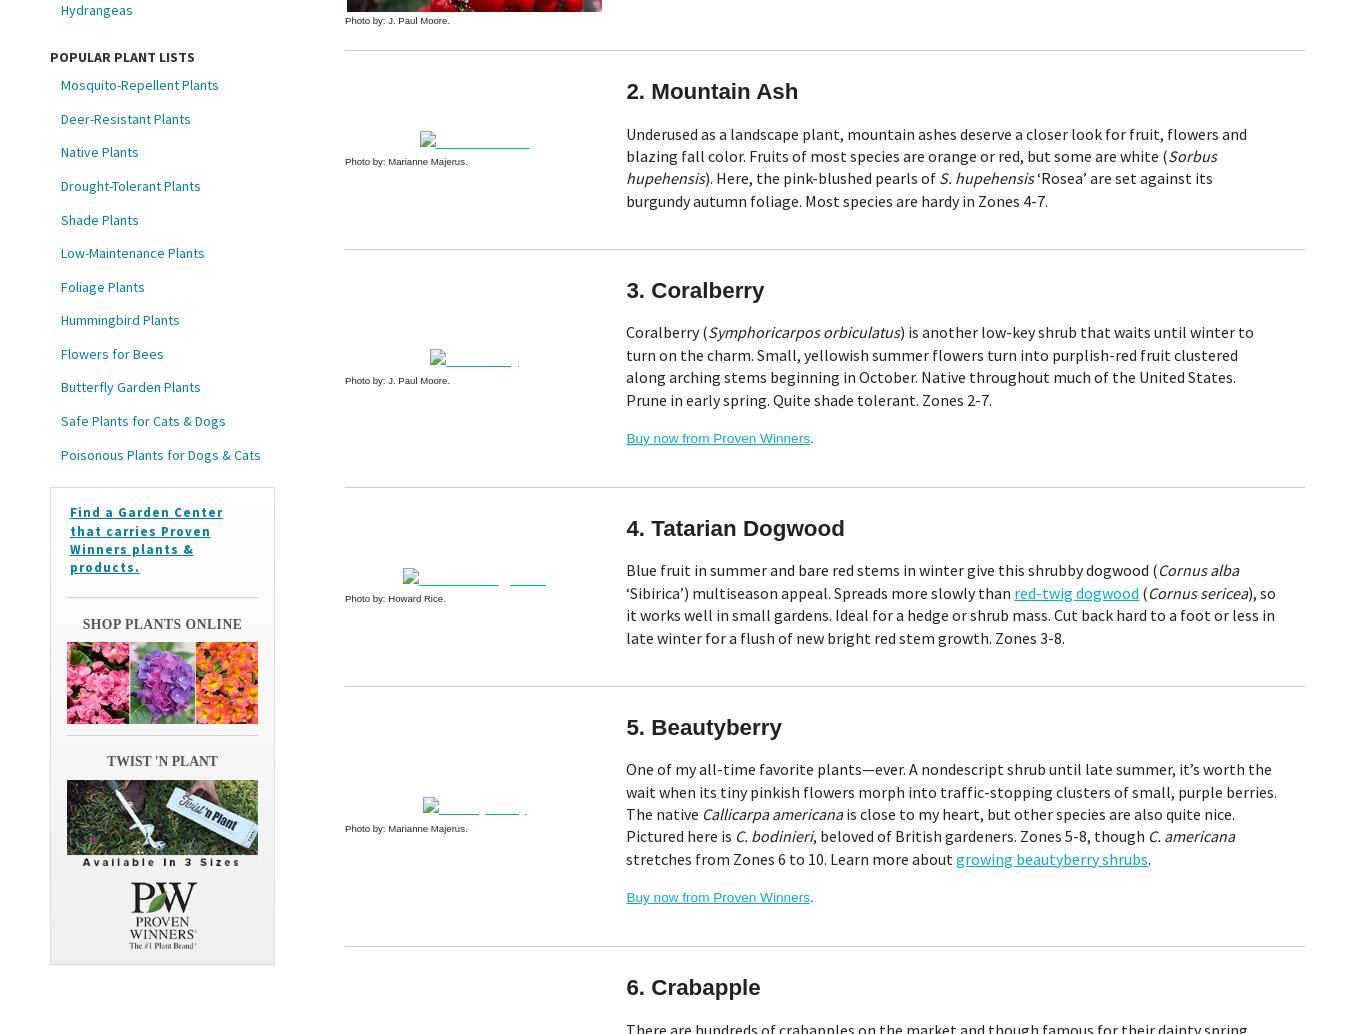  I want to click on 'Copyright 2023. All Rights Reserved. Reproduction in whole or in part without permission is prohibited.', so click(705, 921).